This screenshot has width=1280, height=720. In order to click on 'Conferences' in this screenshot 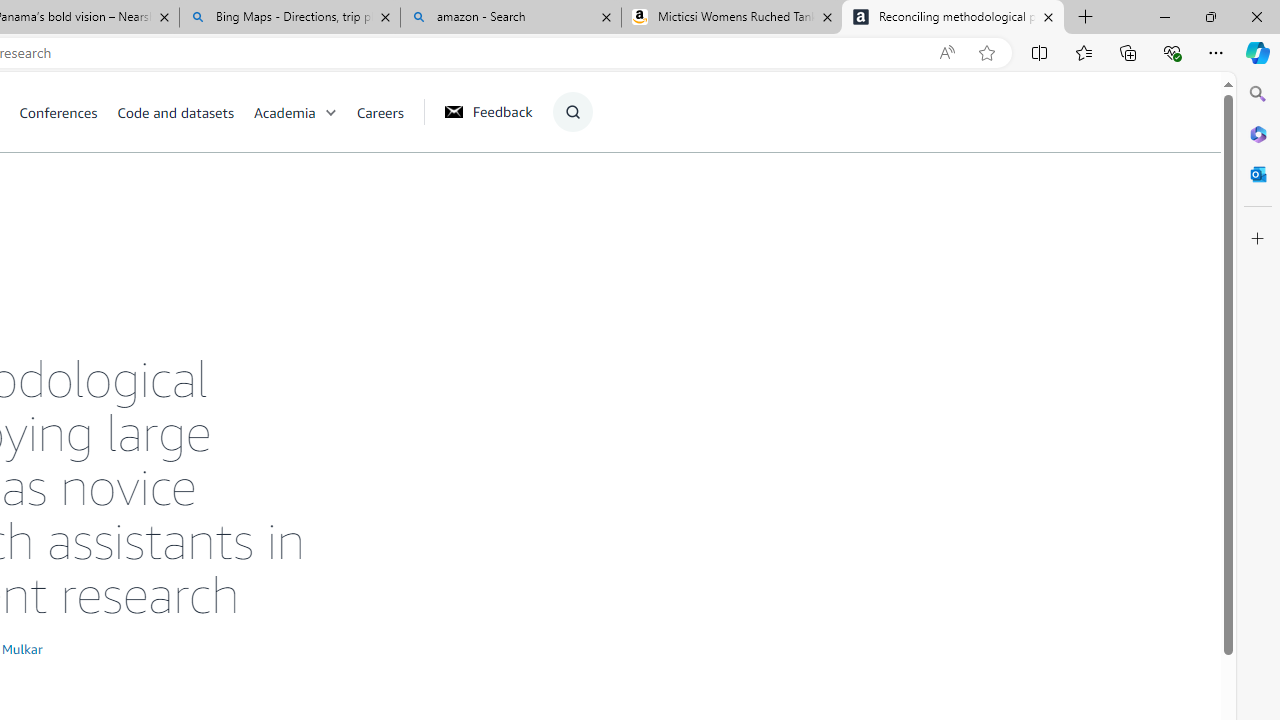, I will do `click(68, 111)`.